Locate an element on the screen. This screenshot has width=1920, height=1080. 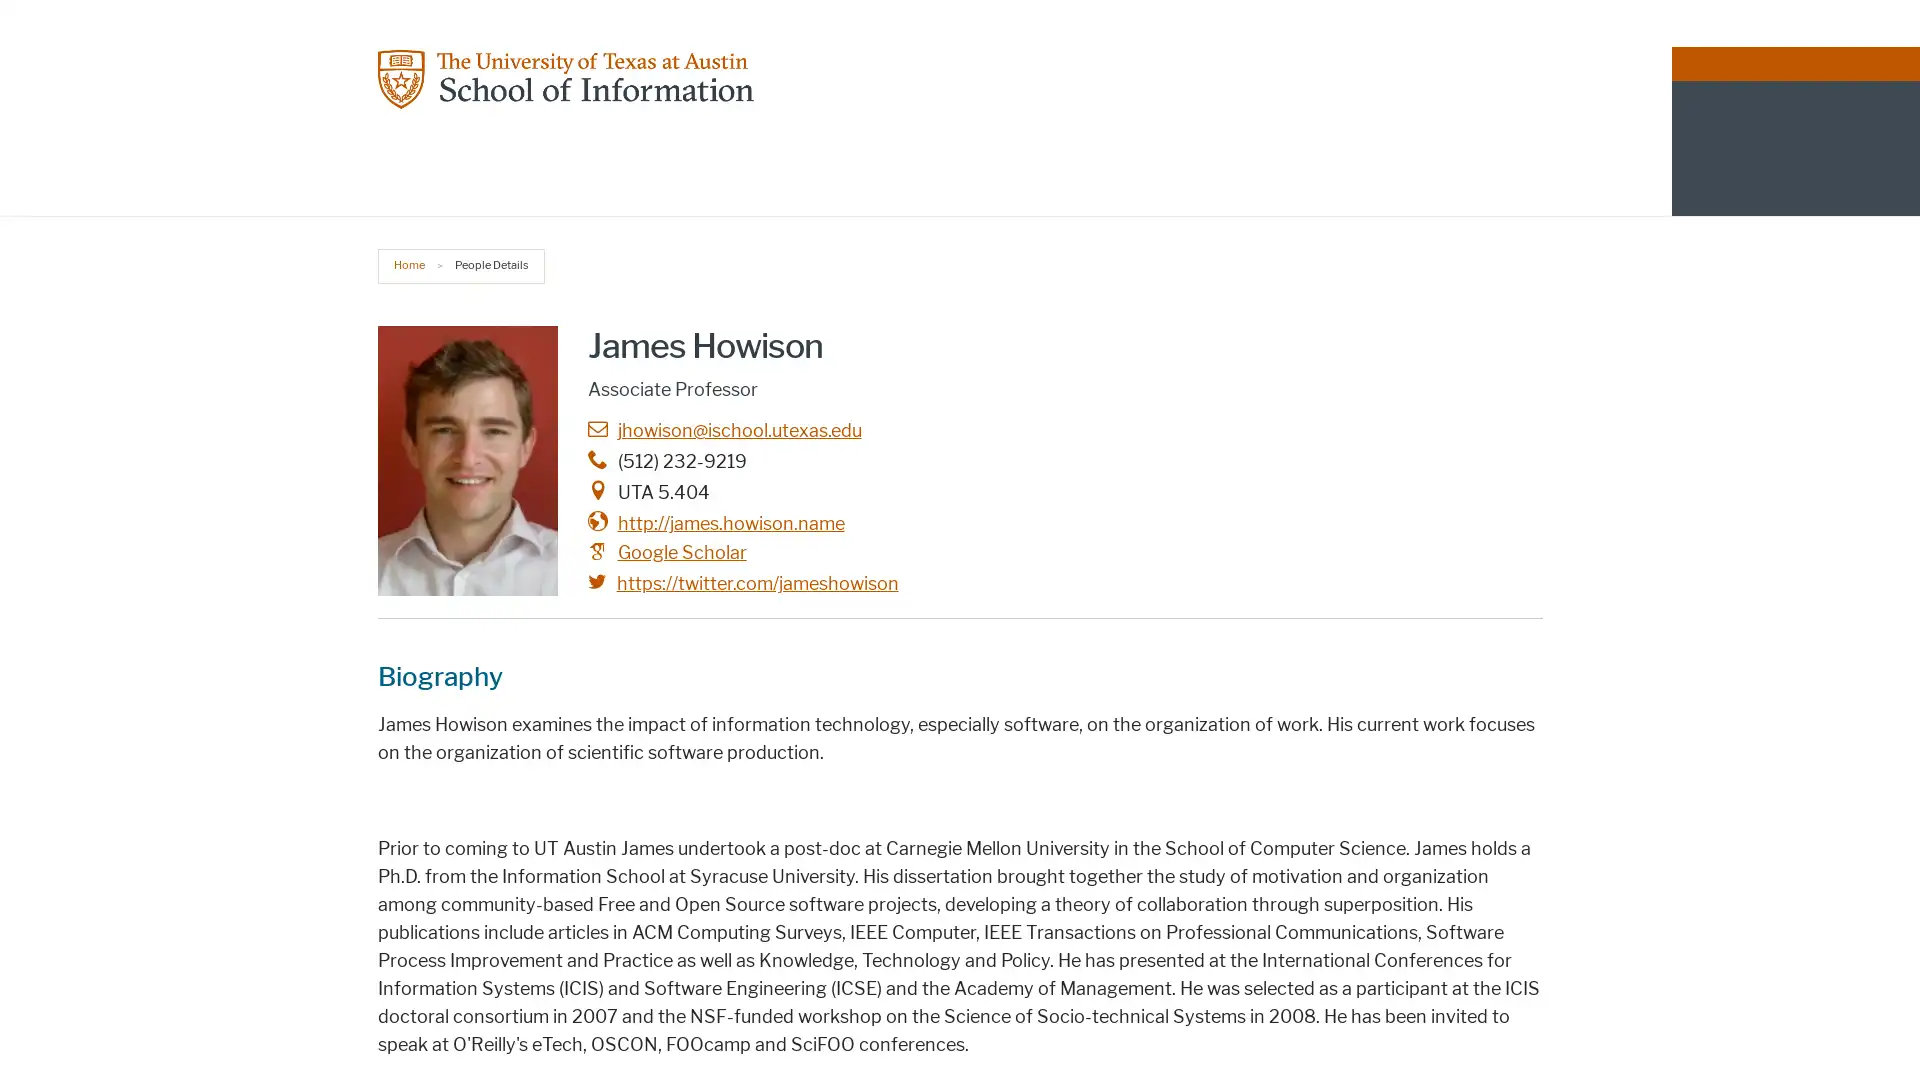
Search is located at coordinates (1520, 65).